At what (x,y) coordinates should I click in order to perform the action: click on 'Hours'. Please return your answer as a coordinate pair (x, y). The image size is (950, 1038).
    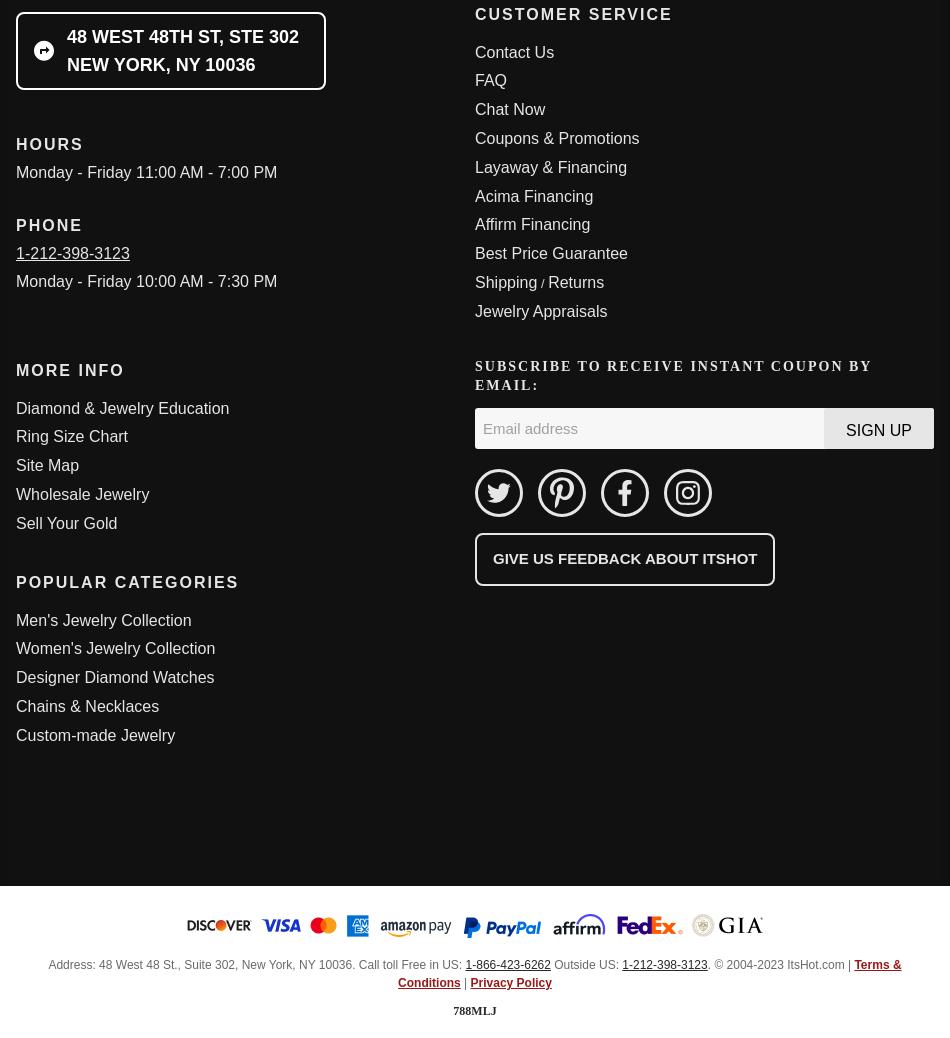
    Looking at the image, I should click on (49, 142).